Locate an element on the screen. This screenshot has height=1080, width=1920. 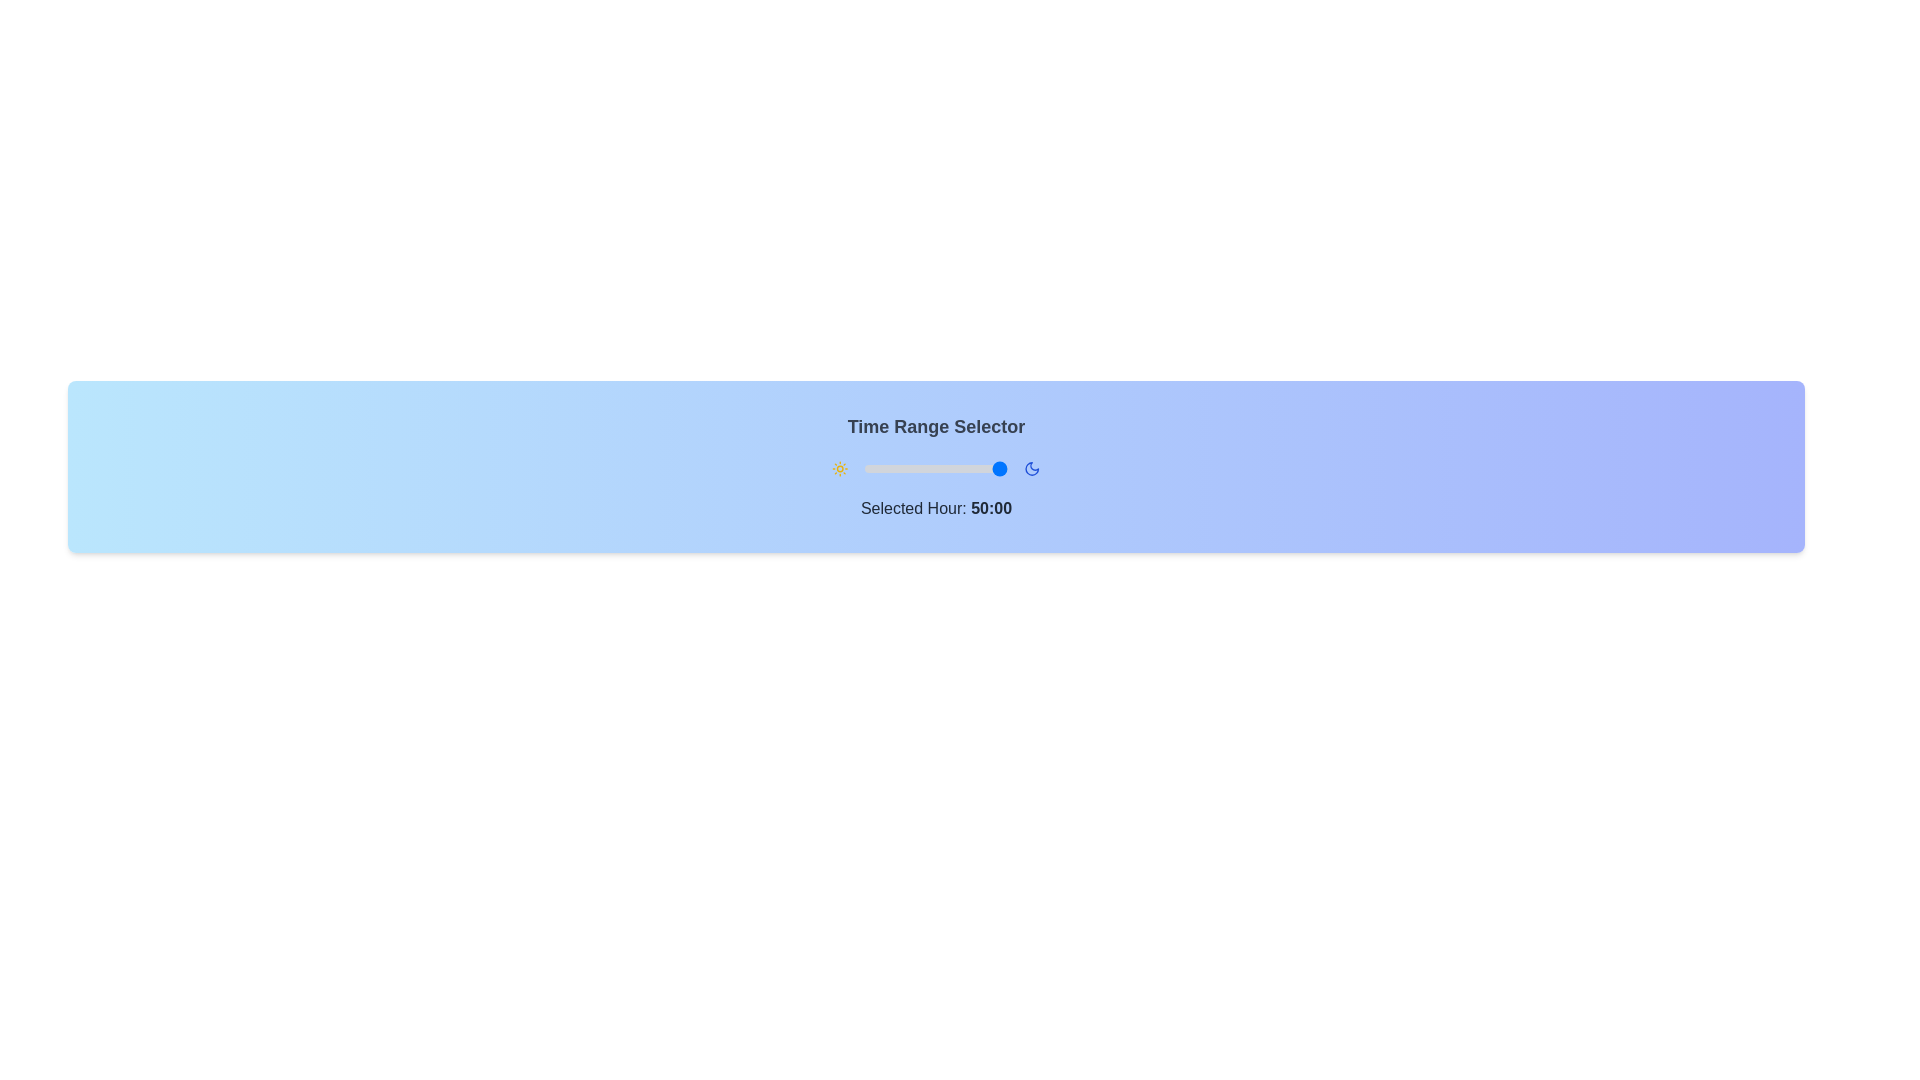
the time range slider to set the time to 2 is located at coordinates (870, 469).